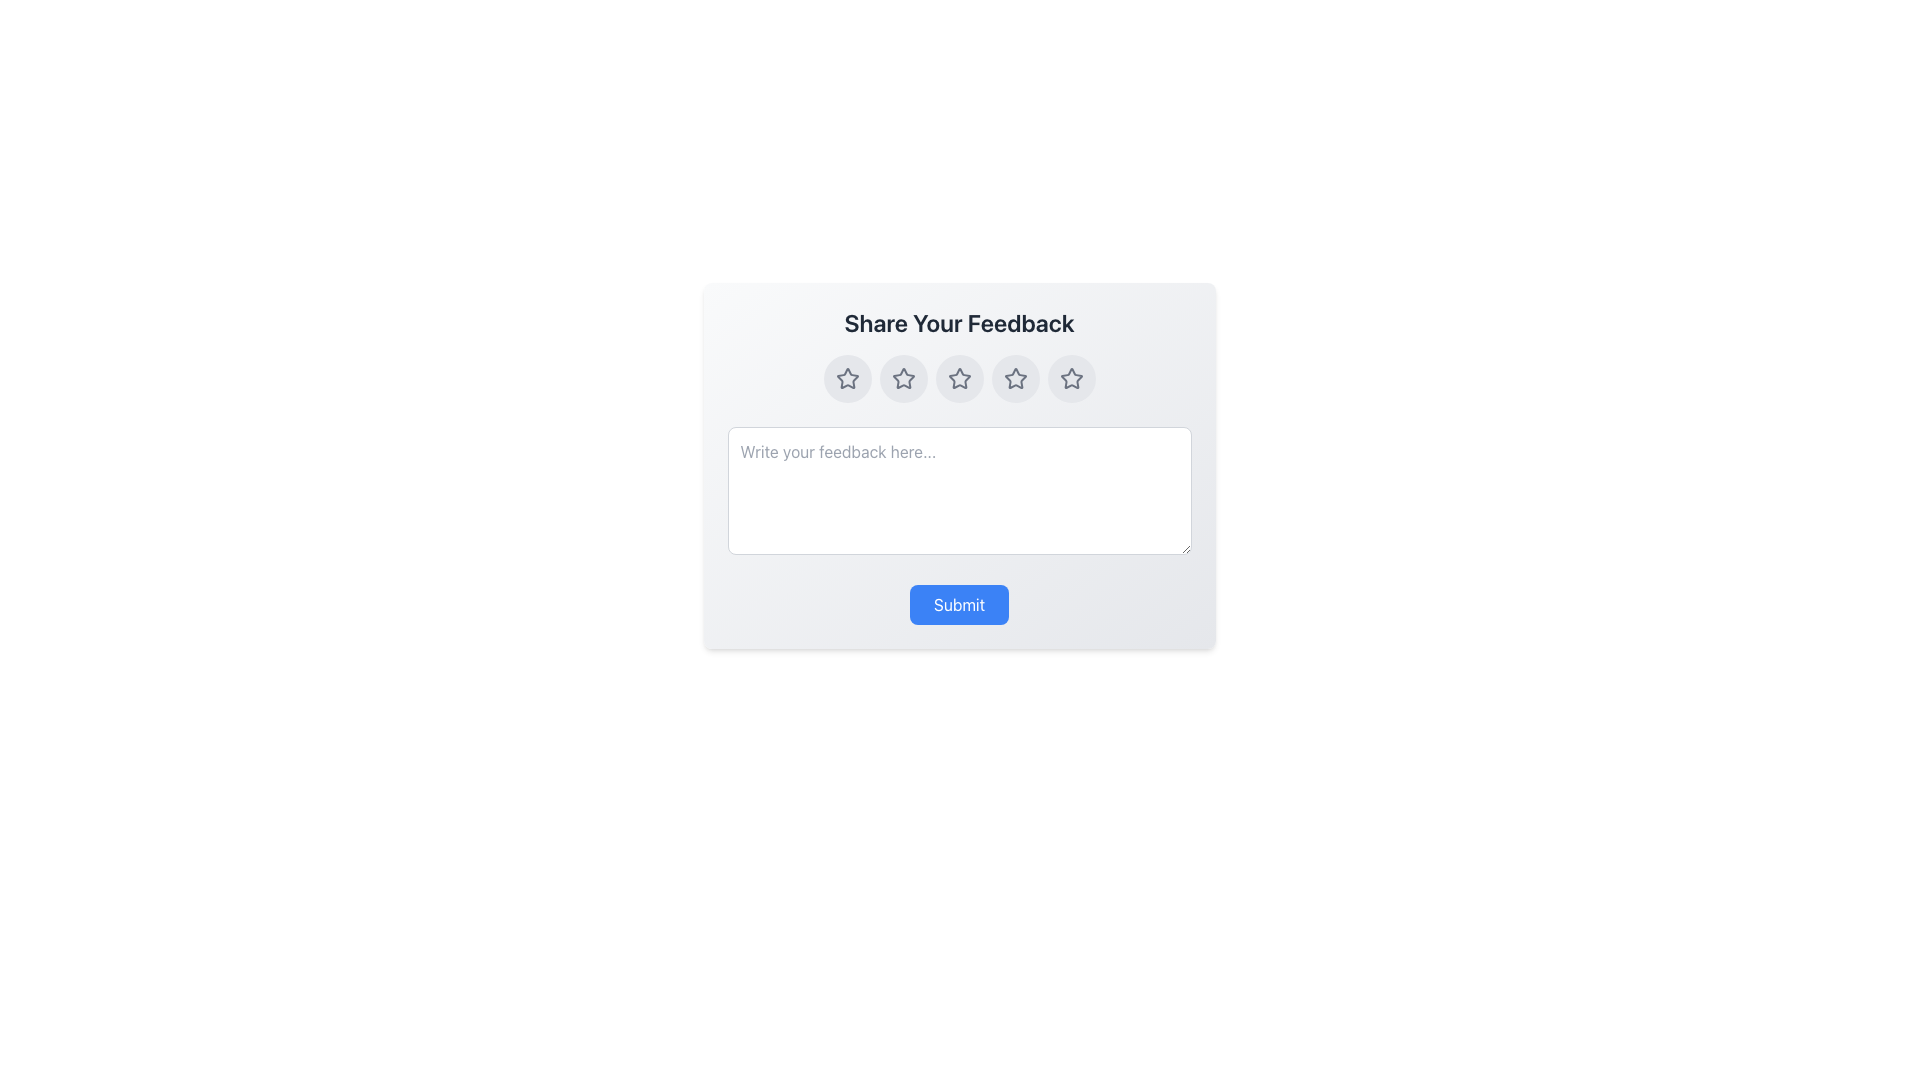 The width and height of the screenshot is (1920, 1080). Describe the element at coordinates (902, 378) in the screenshot. I see `the second star` at that location.